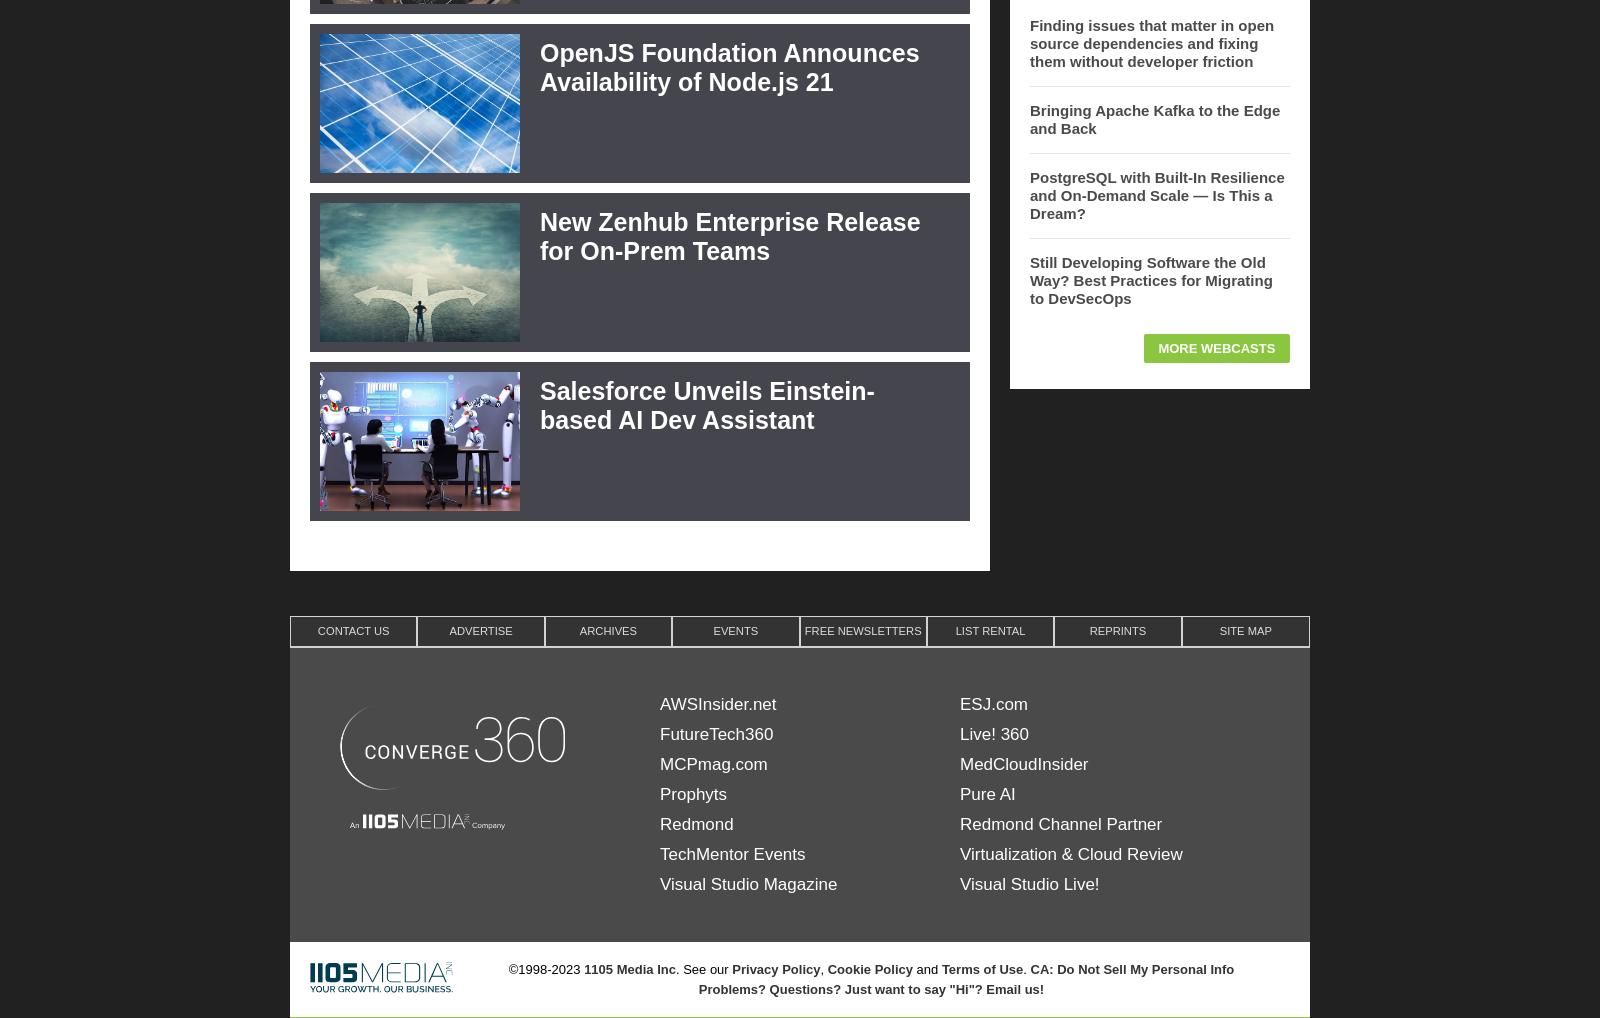  Describe the element at coordinates (870, 988) in the screenshot. I see `'Problems? Questions? Just want to say "Hi"? Email us!'` at that location.